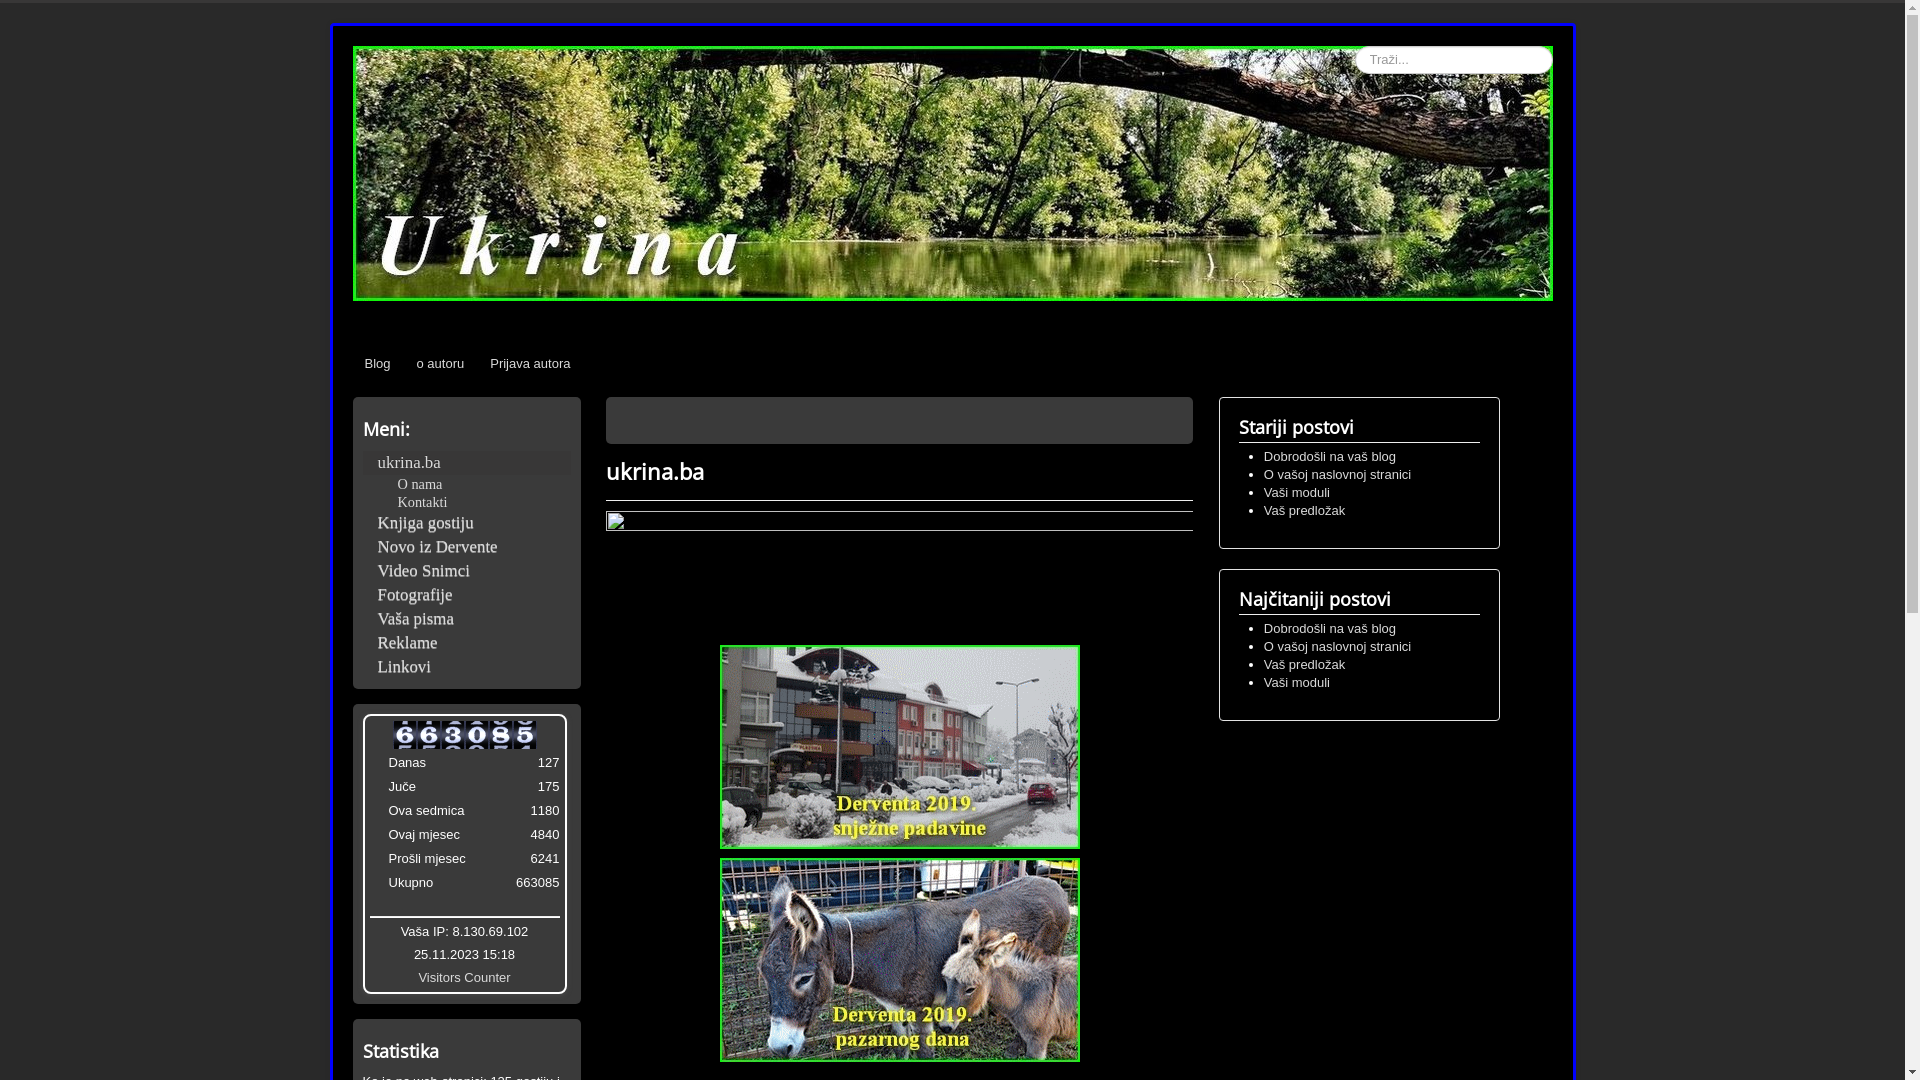 This screenshot has height=1080, width=1920. Describe the element at coordinates (419, 483) in the screenshot. I see `'O nama'` at that location.